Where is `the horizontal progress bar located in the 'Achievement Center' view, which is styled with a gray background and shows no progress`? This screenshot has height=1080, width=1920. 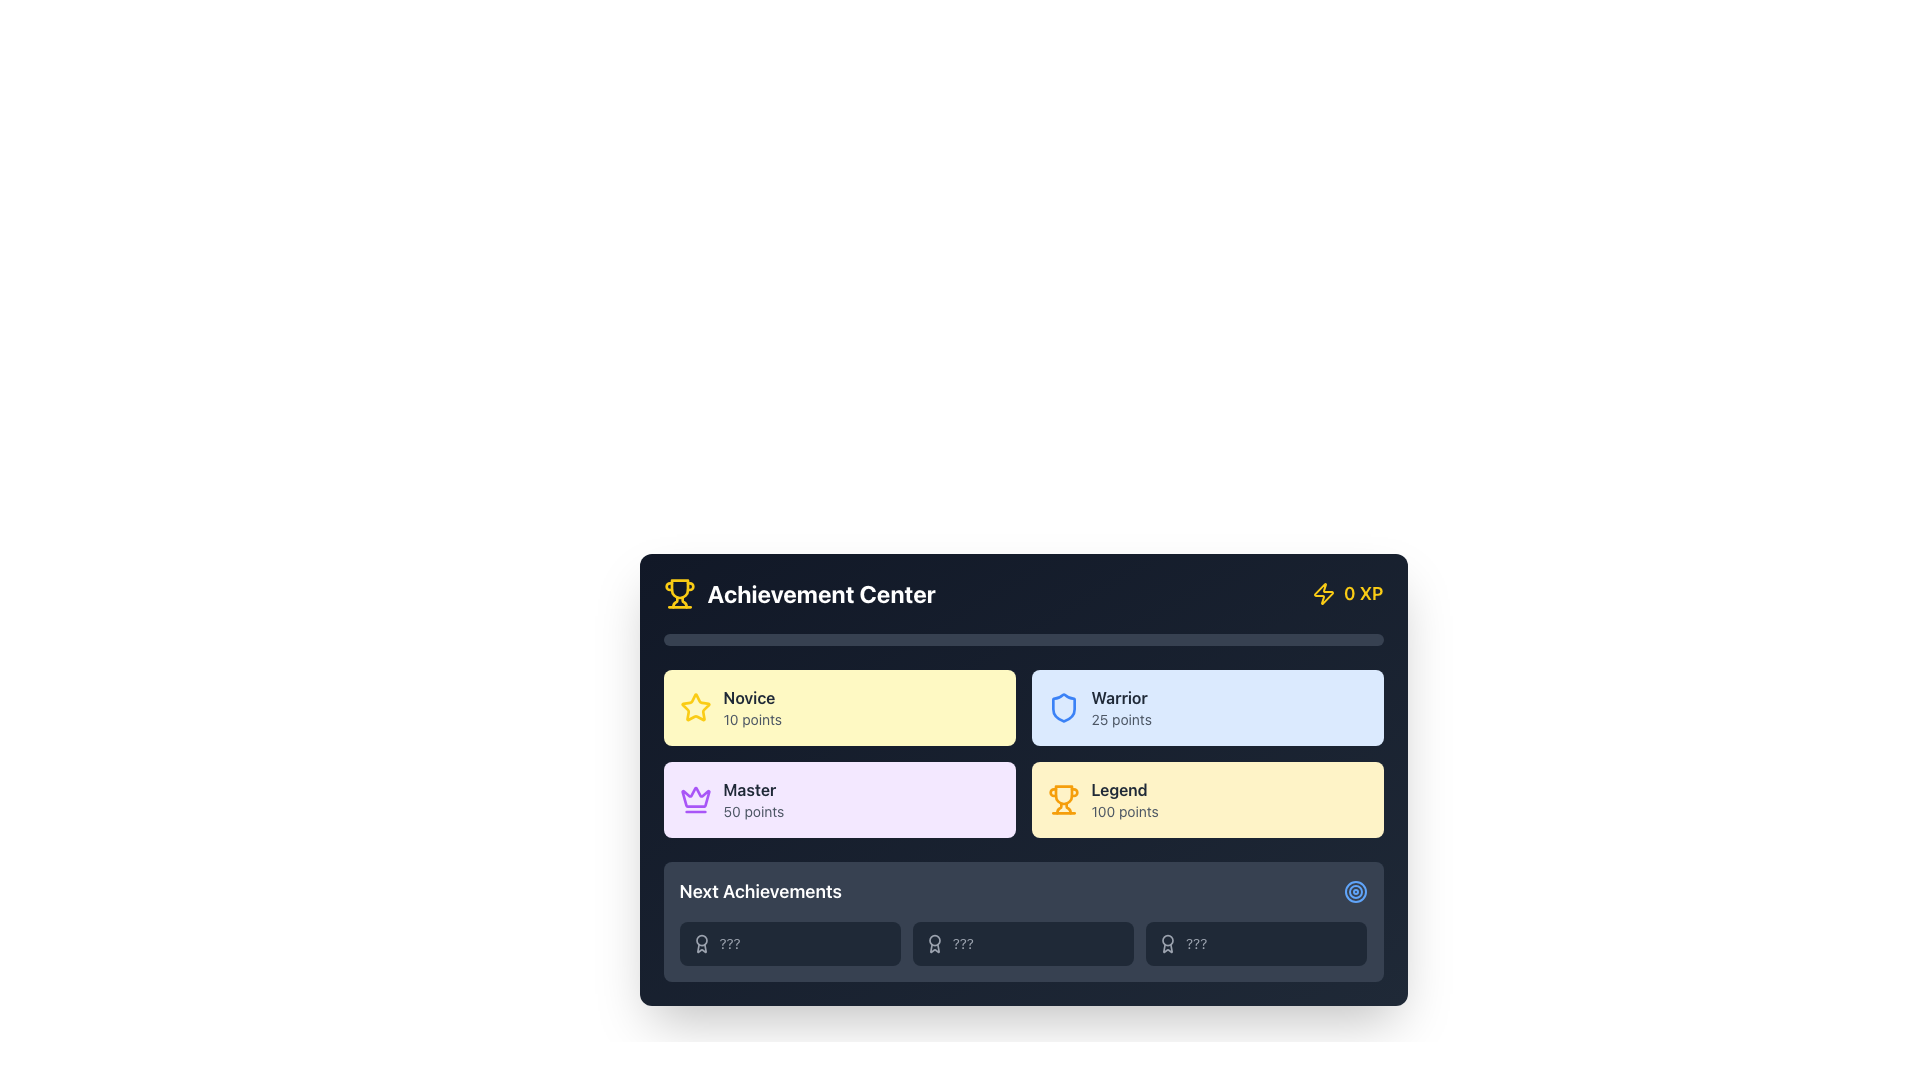 the horizontal progress bar located in the 'Achievement Center' view, which is styled with a gray background and shows no progress is located at coordinates (1023, 640).